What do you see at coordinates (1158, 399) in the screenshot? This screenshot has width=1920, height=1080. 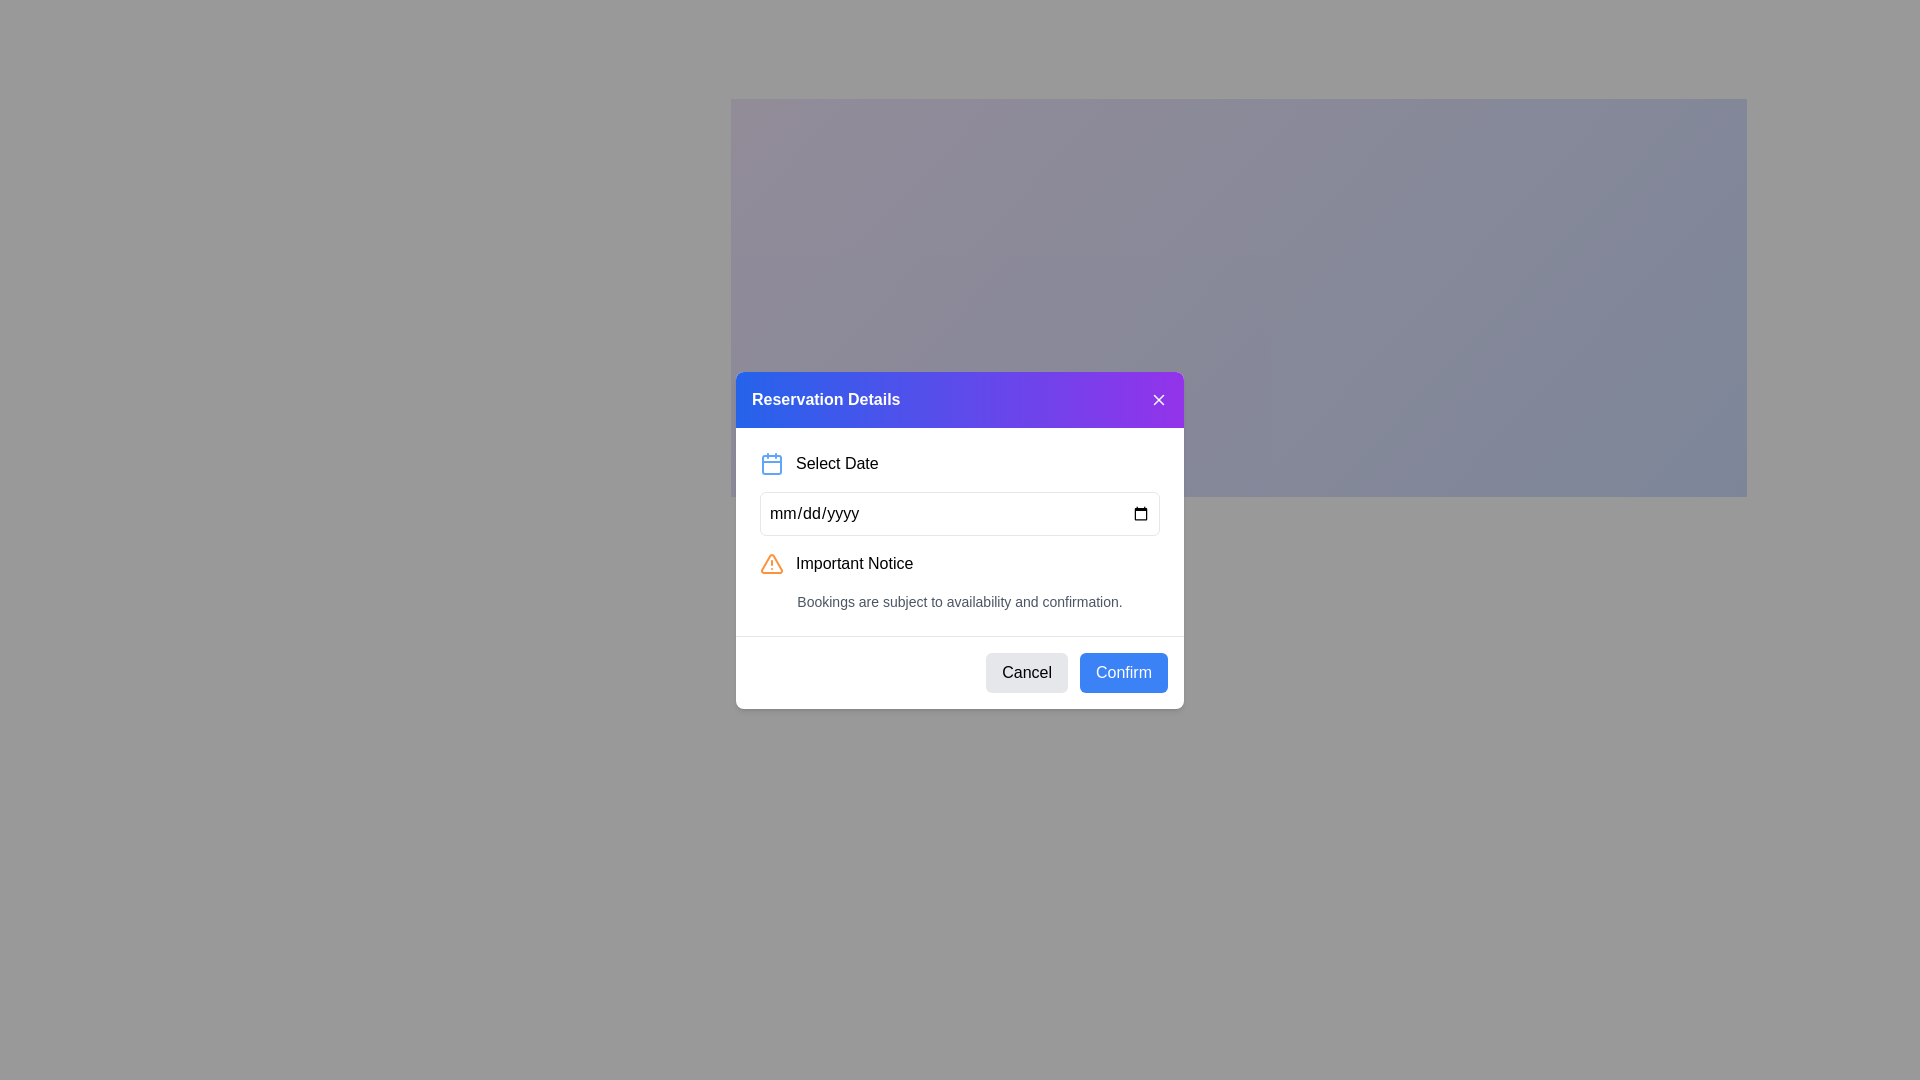 I see `the 'X' close icon located in the top-right corner of the 'Reservation Details' dialog box for keyboard interaction` at bounding box center [1158, 399].